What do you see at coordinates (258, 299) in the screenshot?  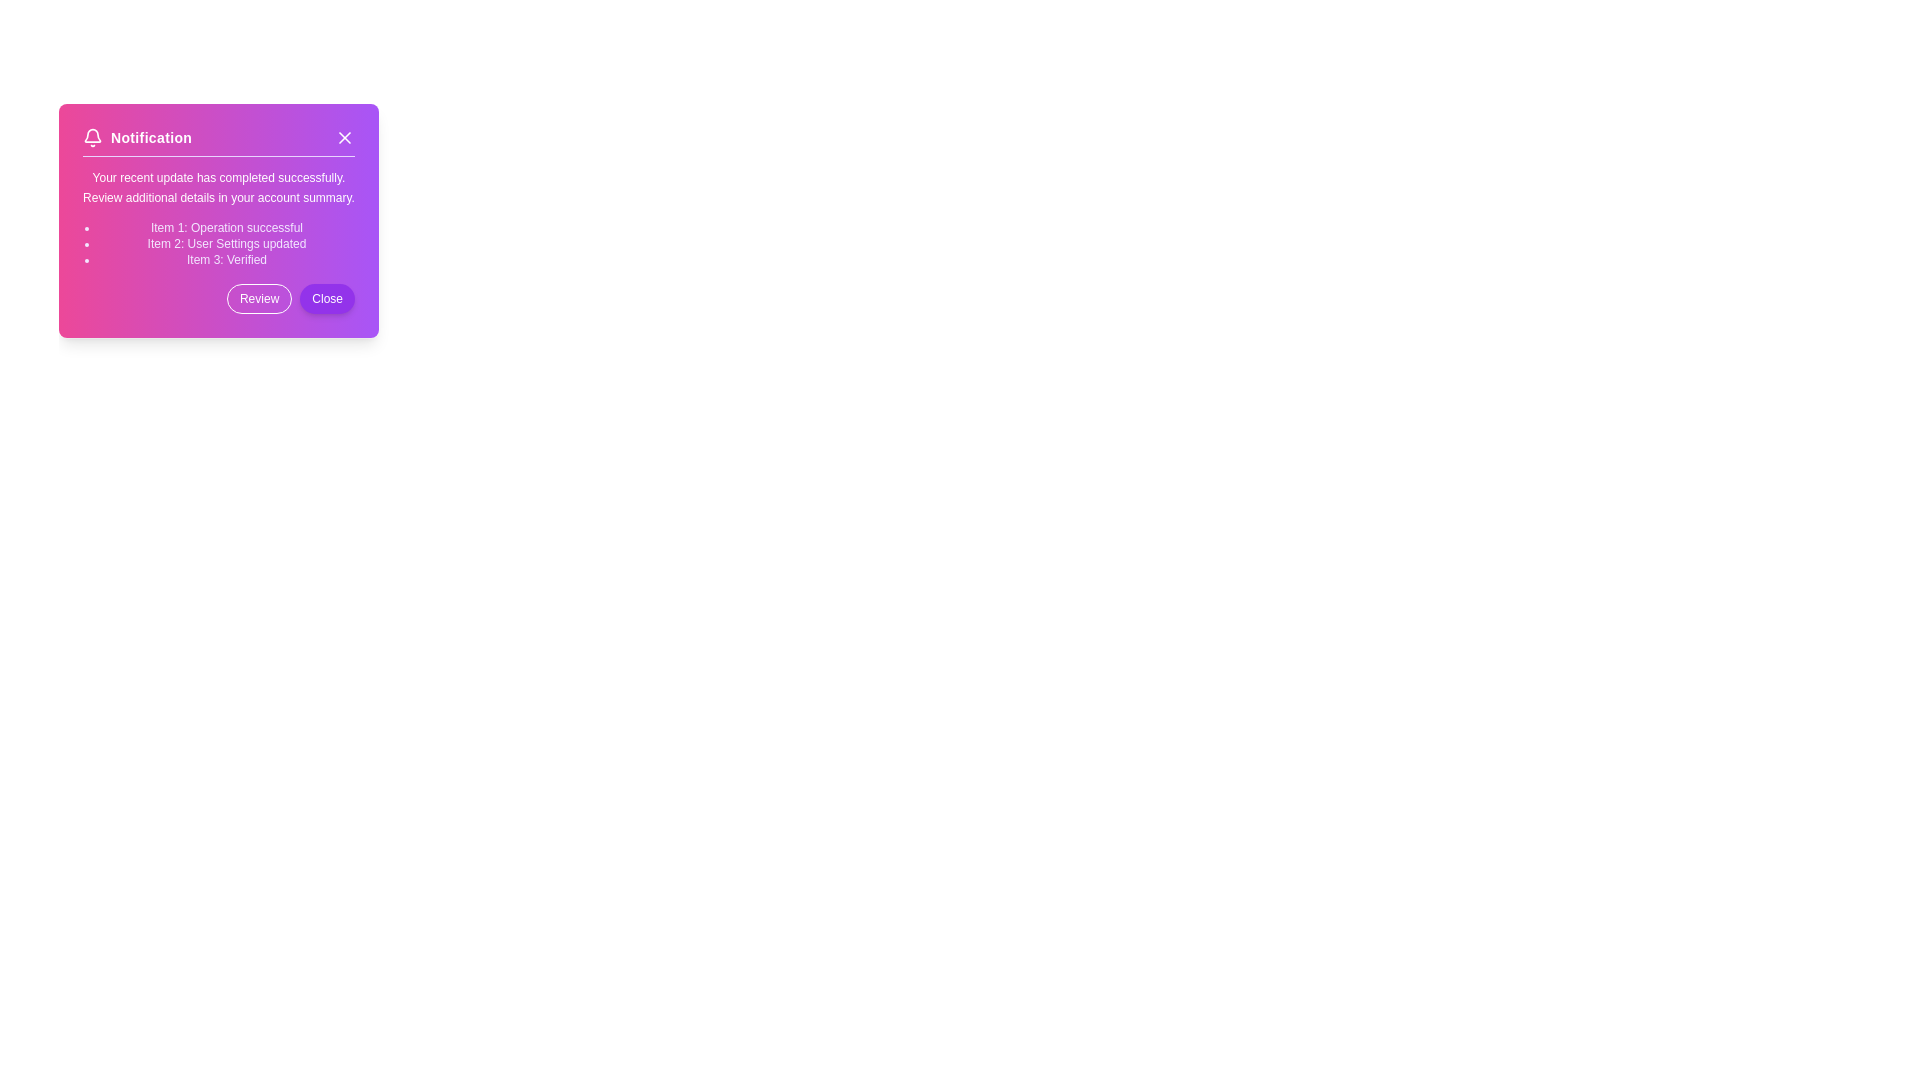 I see `the 'Review' button, which has a transparent background, white-bordered edges, and is located to the left of the 'Close' button in the lower right corner of the notification box` at bounding box center [258, 299].